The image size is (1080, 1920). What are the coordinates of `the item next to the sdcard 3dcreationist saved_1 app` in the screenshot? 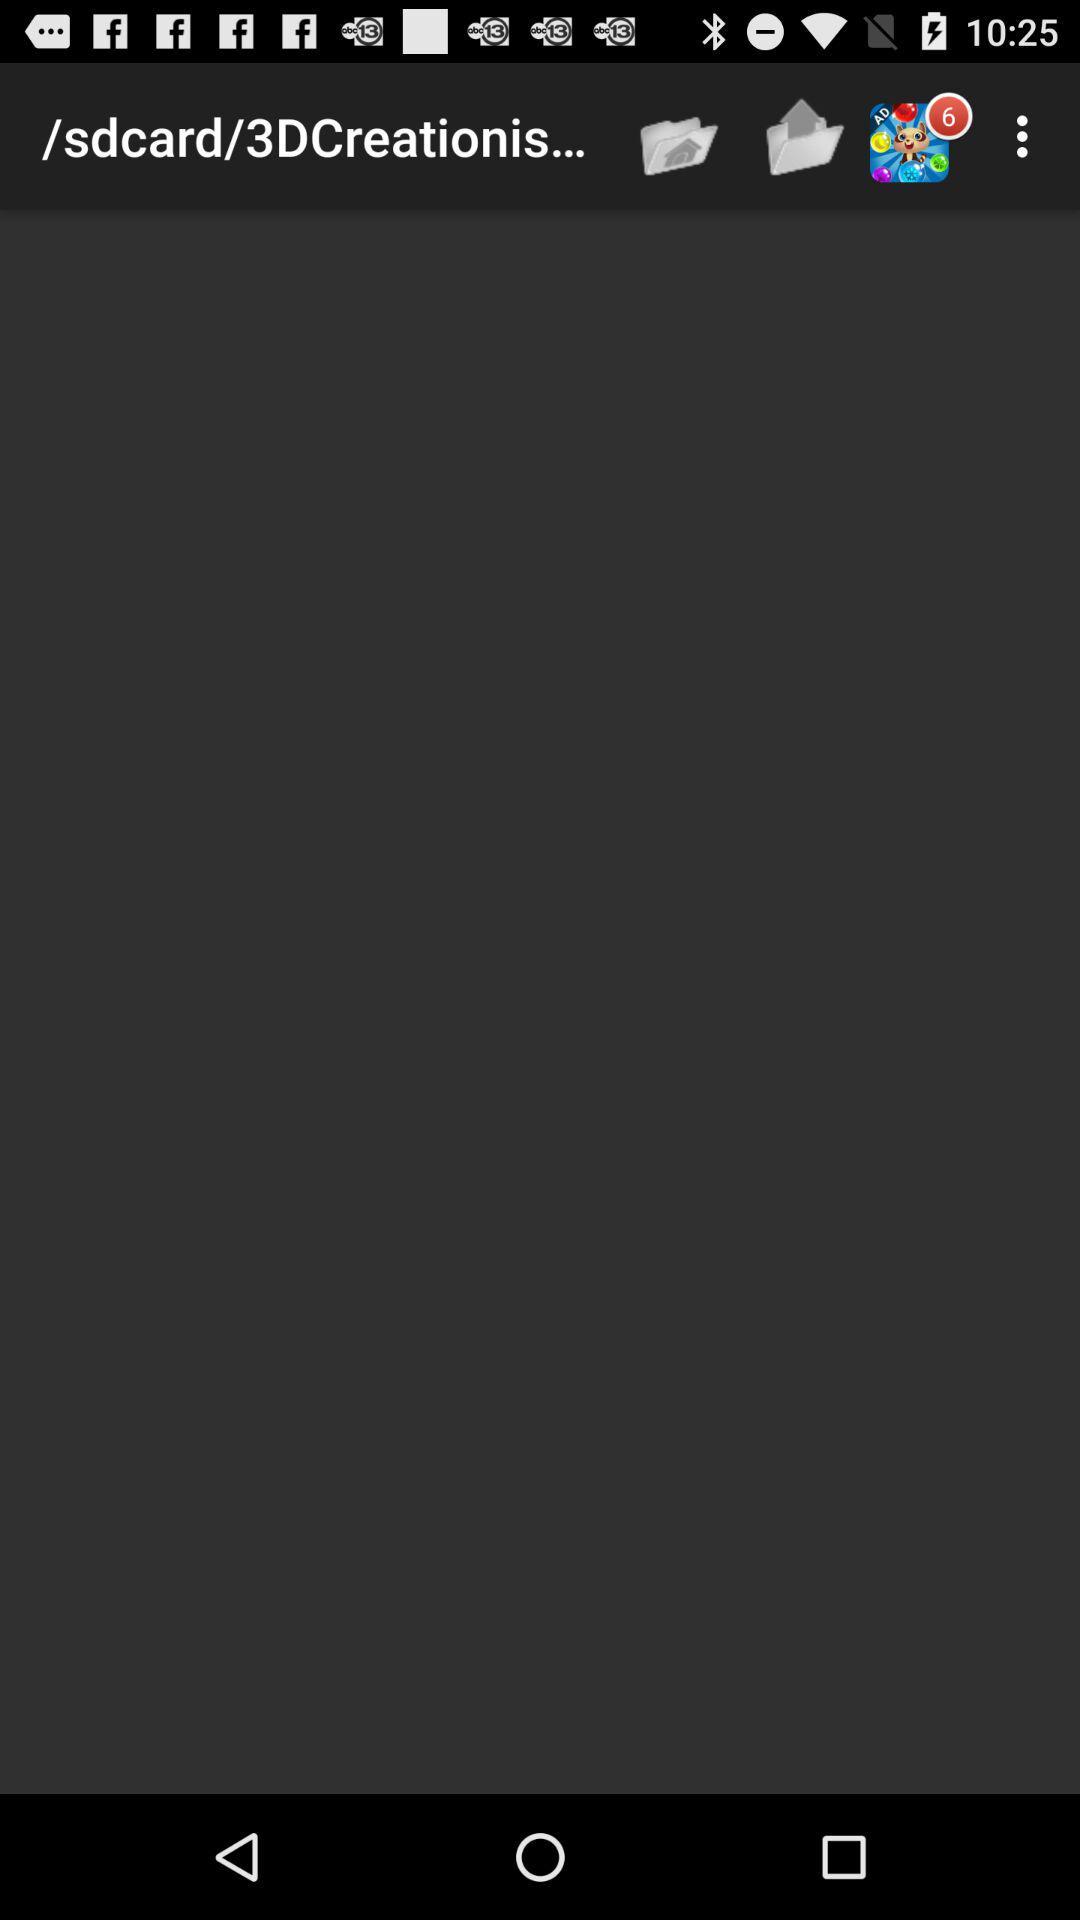 It's located at (680, 135).